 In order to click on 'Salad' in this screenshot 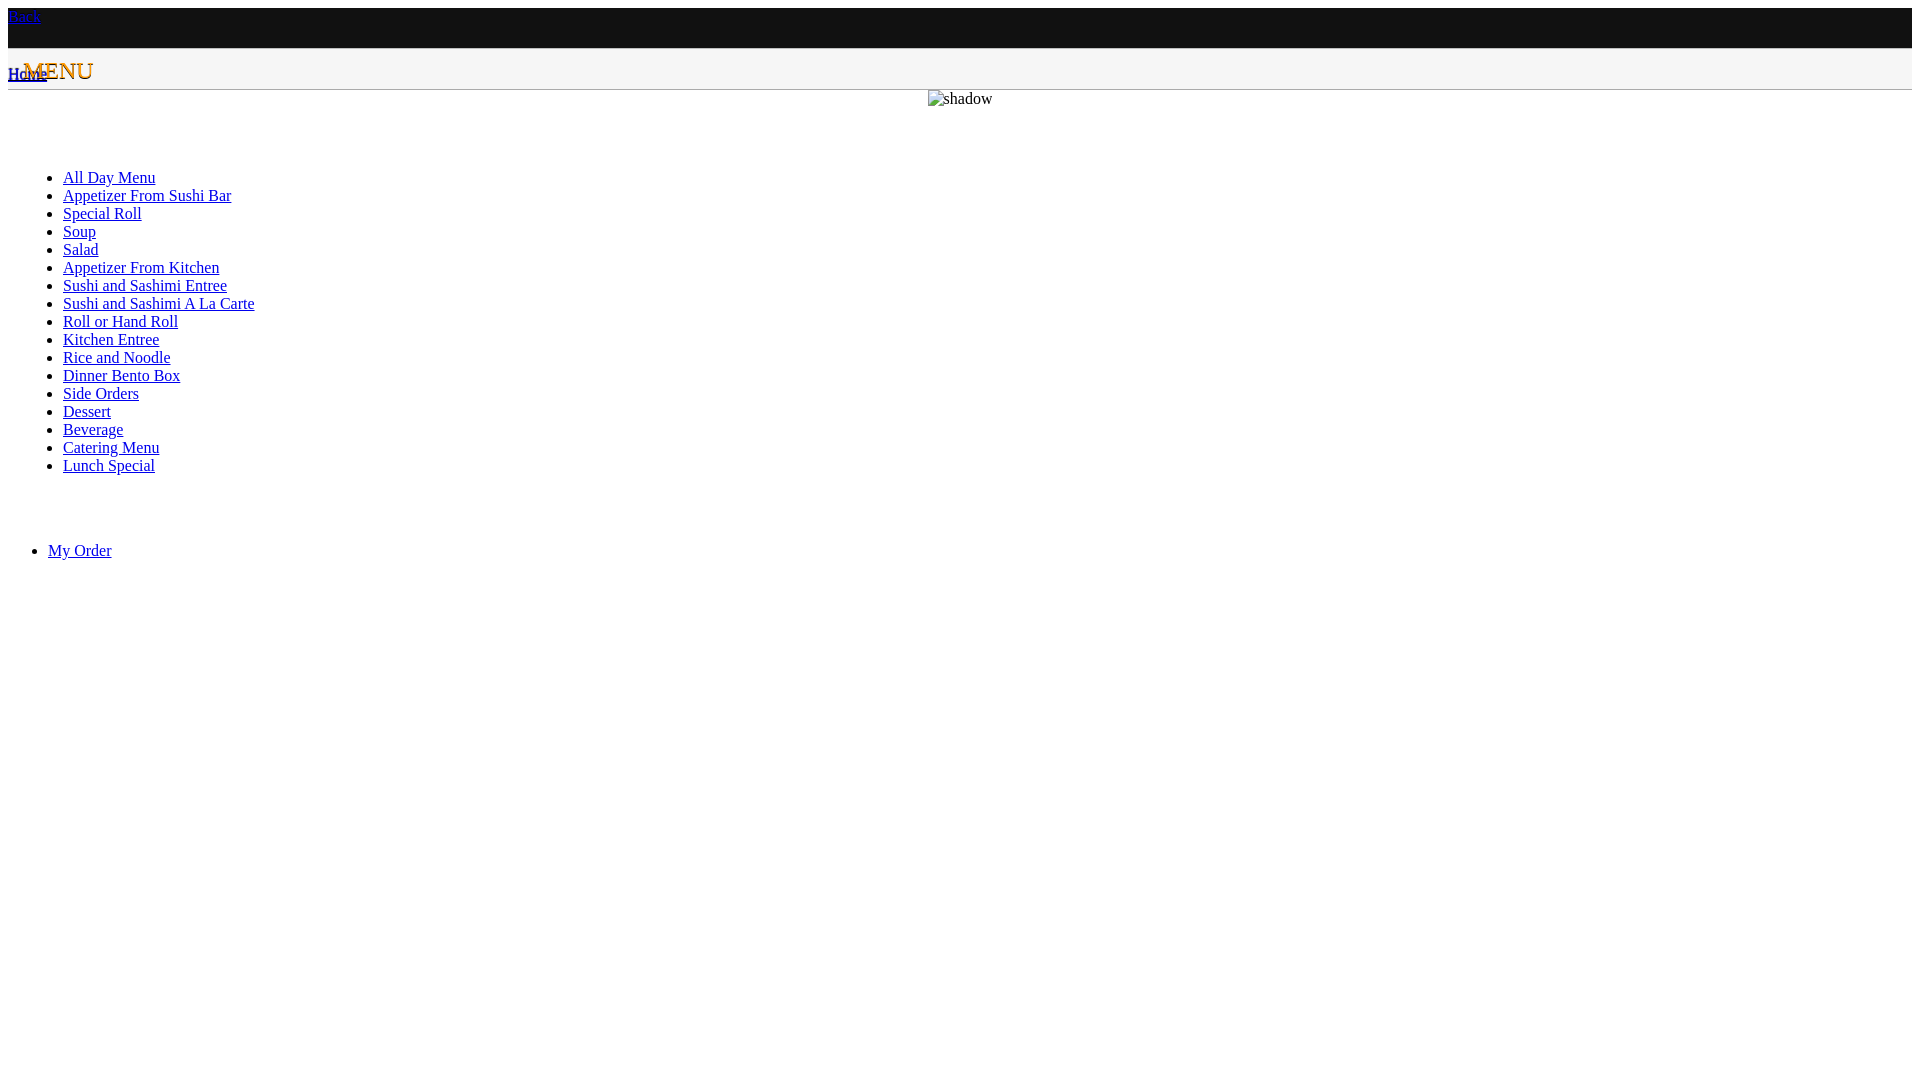, I will do `click(80, 248)`.